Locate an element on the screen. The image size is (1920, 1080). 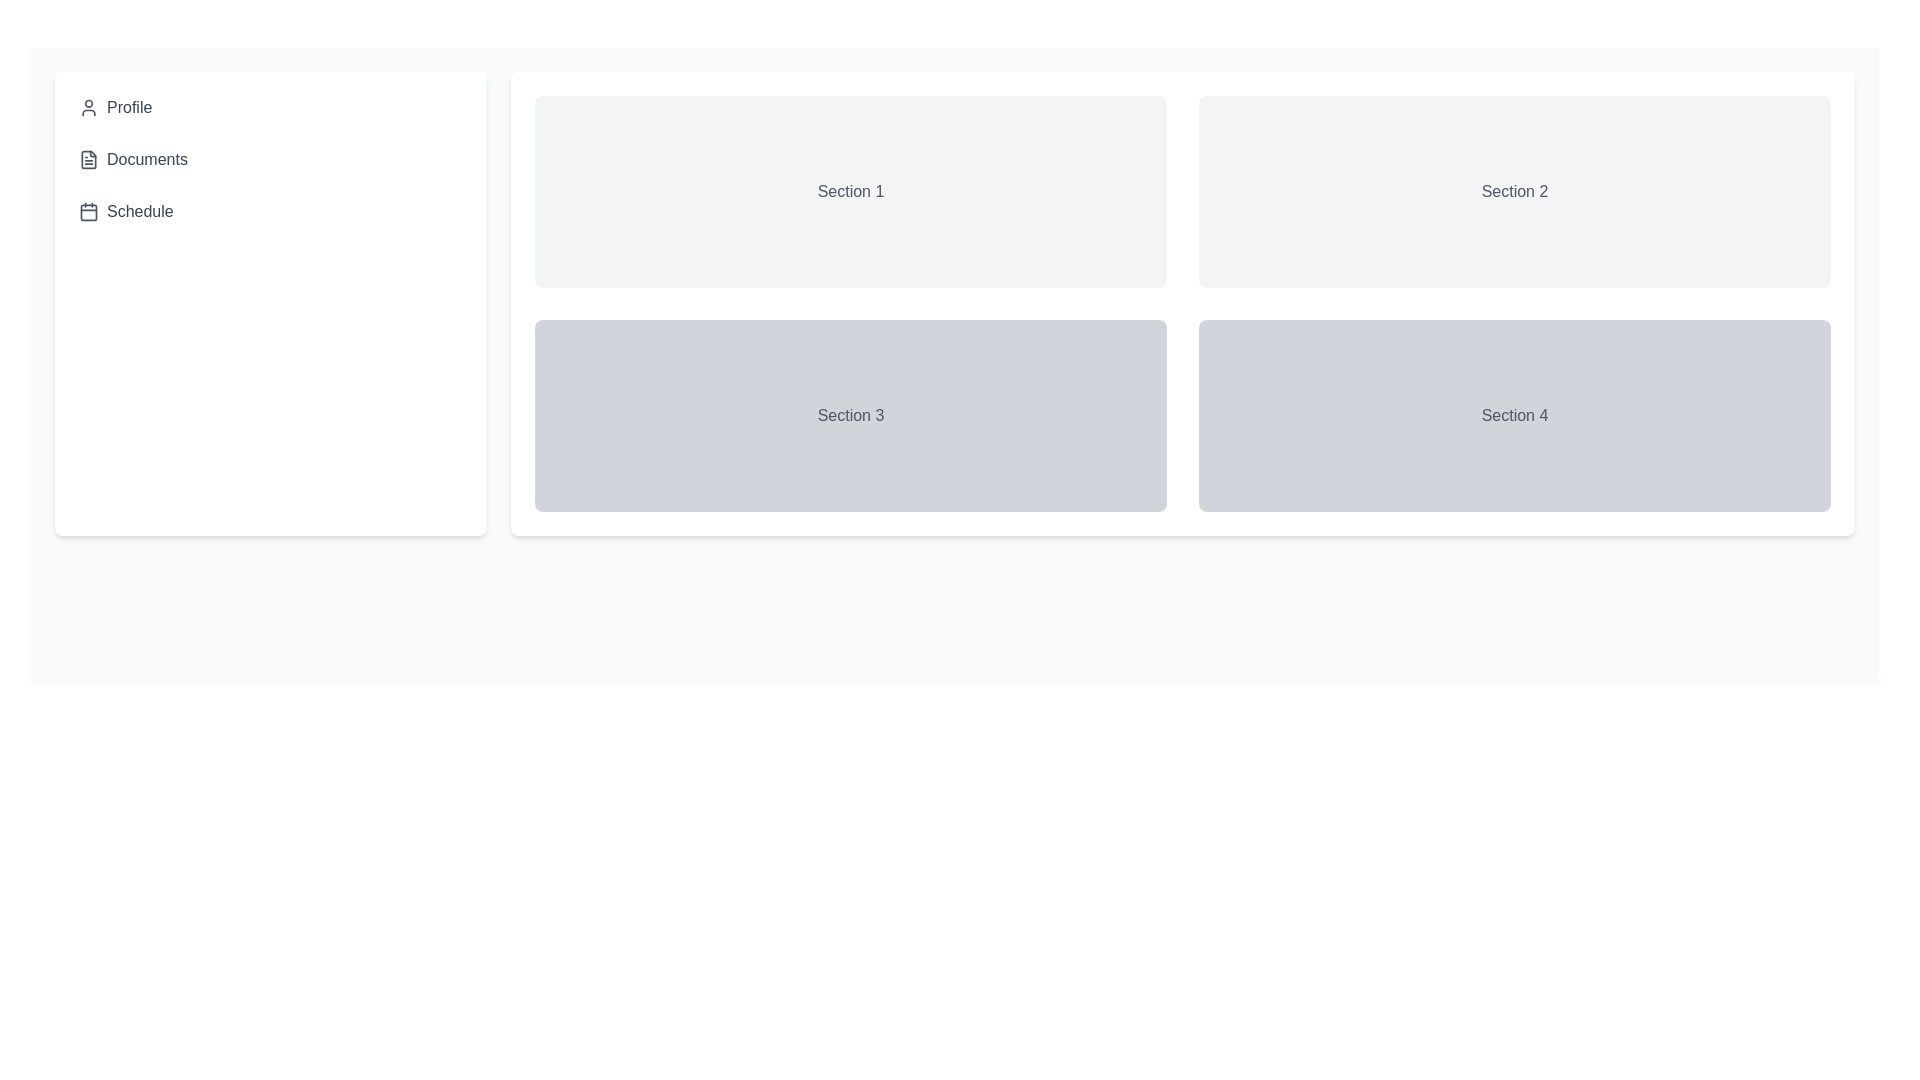
the 'Documents' text label, which is styled in gray and located is located at coordinates (146, 158).